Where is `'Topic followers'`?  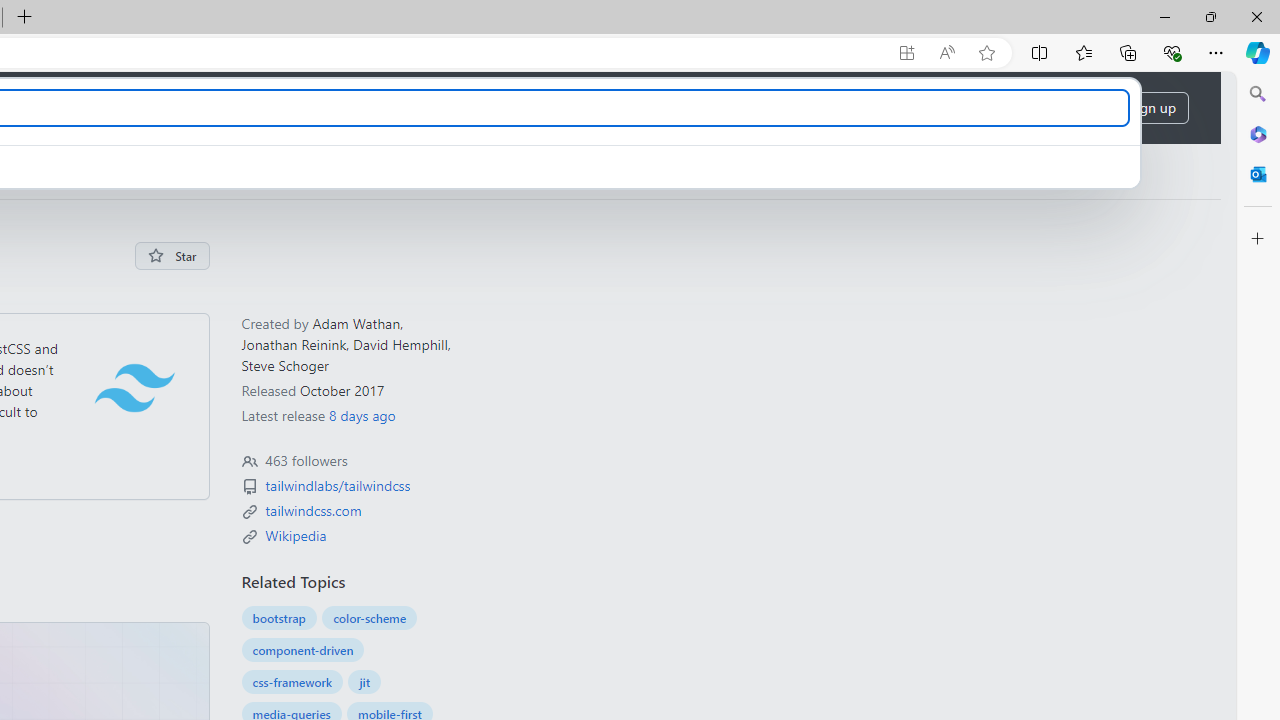 'Topic followers' is located at coordinates (248, 462).